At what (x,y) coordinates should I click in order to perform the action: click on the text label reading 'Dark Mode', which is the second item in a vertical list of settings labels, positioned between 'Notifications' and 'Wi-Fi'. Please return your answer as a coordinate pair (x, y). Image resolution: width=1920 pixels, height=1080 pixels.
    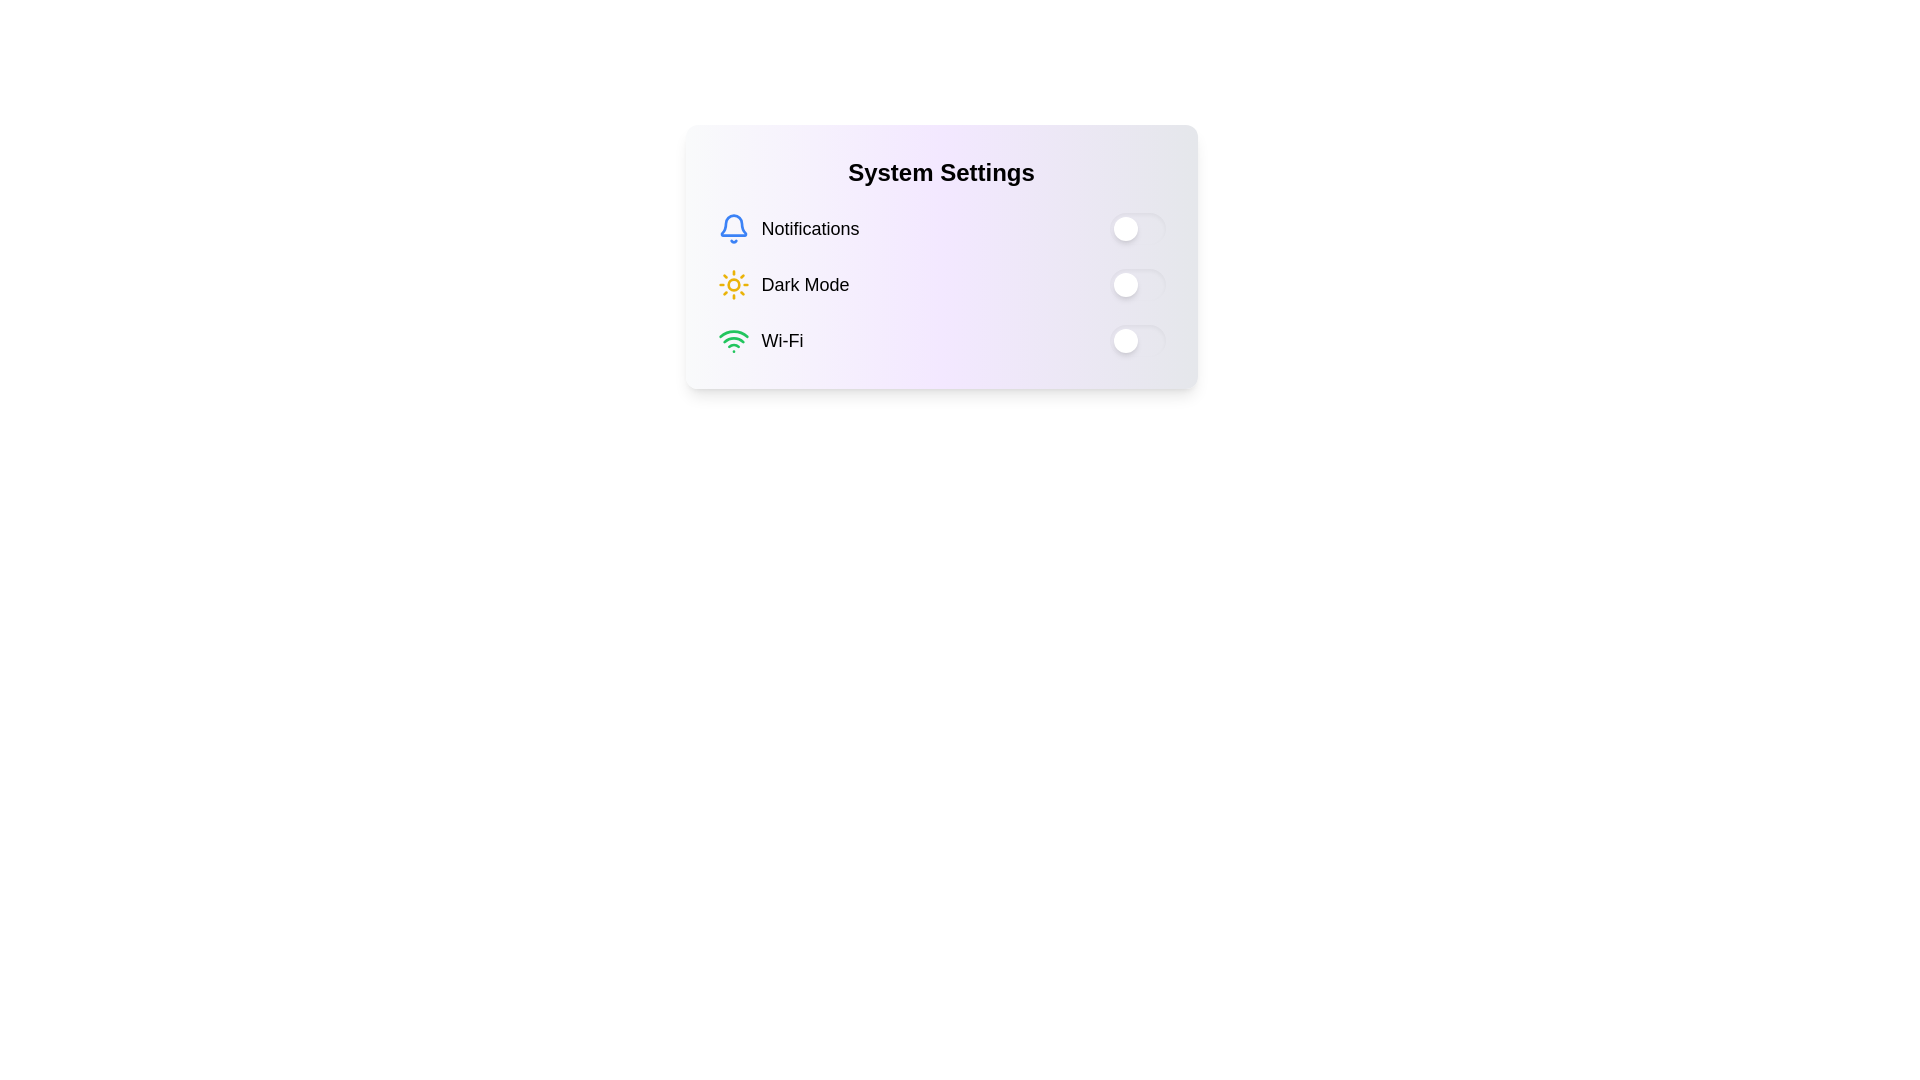
    Looking at the image, I should click on (805, 285).